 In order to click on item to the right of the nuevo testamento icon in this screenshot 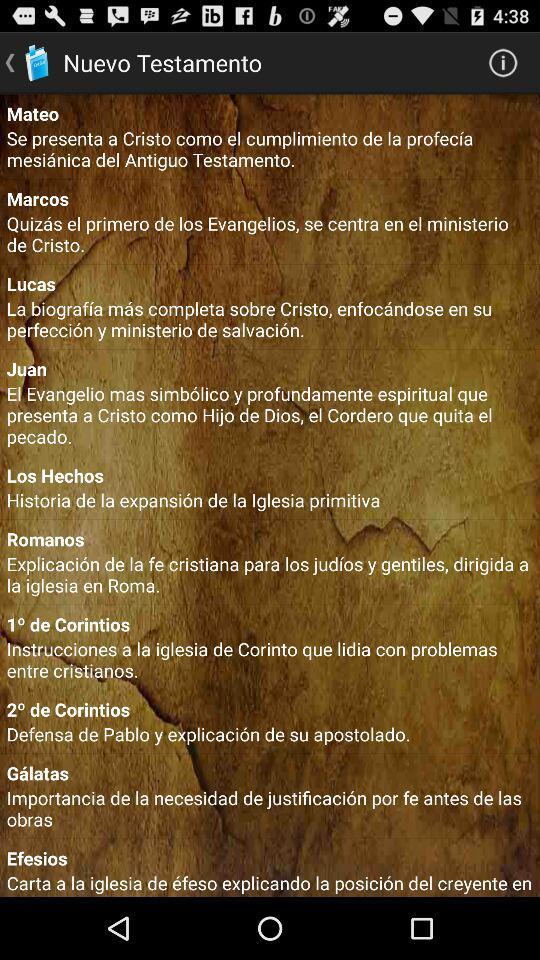, I will do `click(502, 62)`.